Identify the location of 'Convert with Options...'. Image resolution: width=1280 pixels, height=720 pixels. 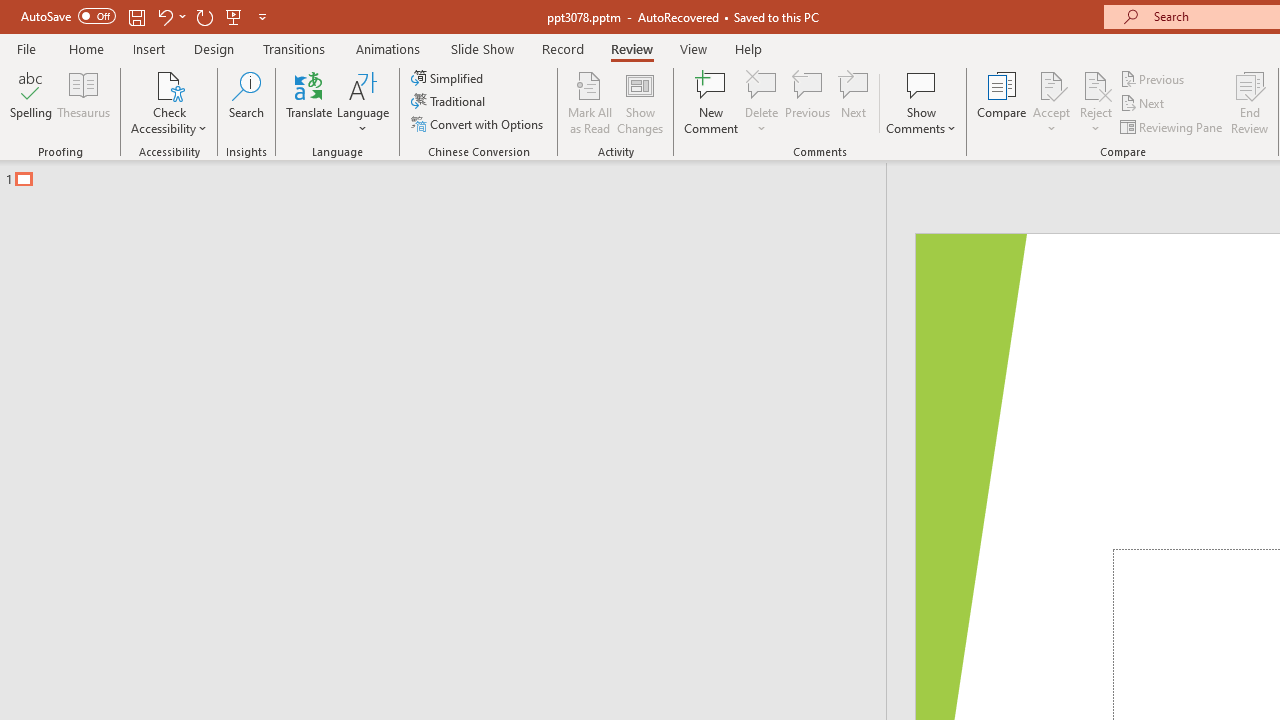
(478, 124).